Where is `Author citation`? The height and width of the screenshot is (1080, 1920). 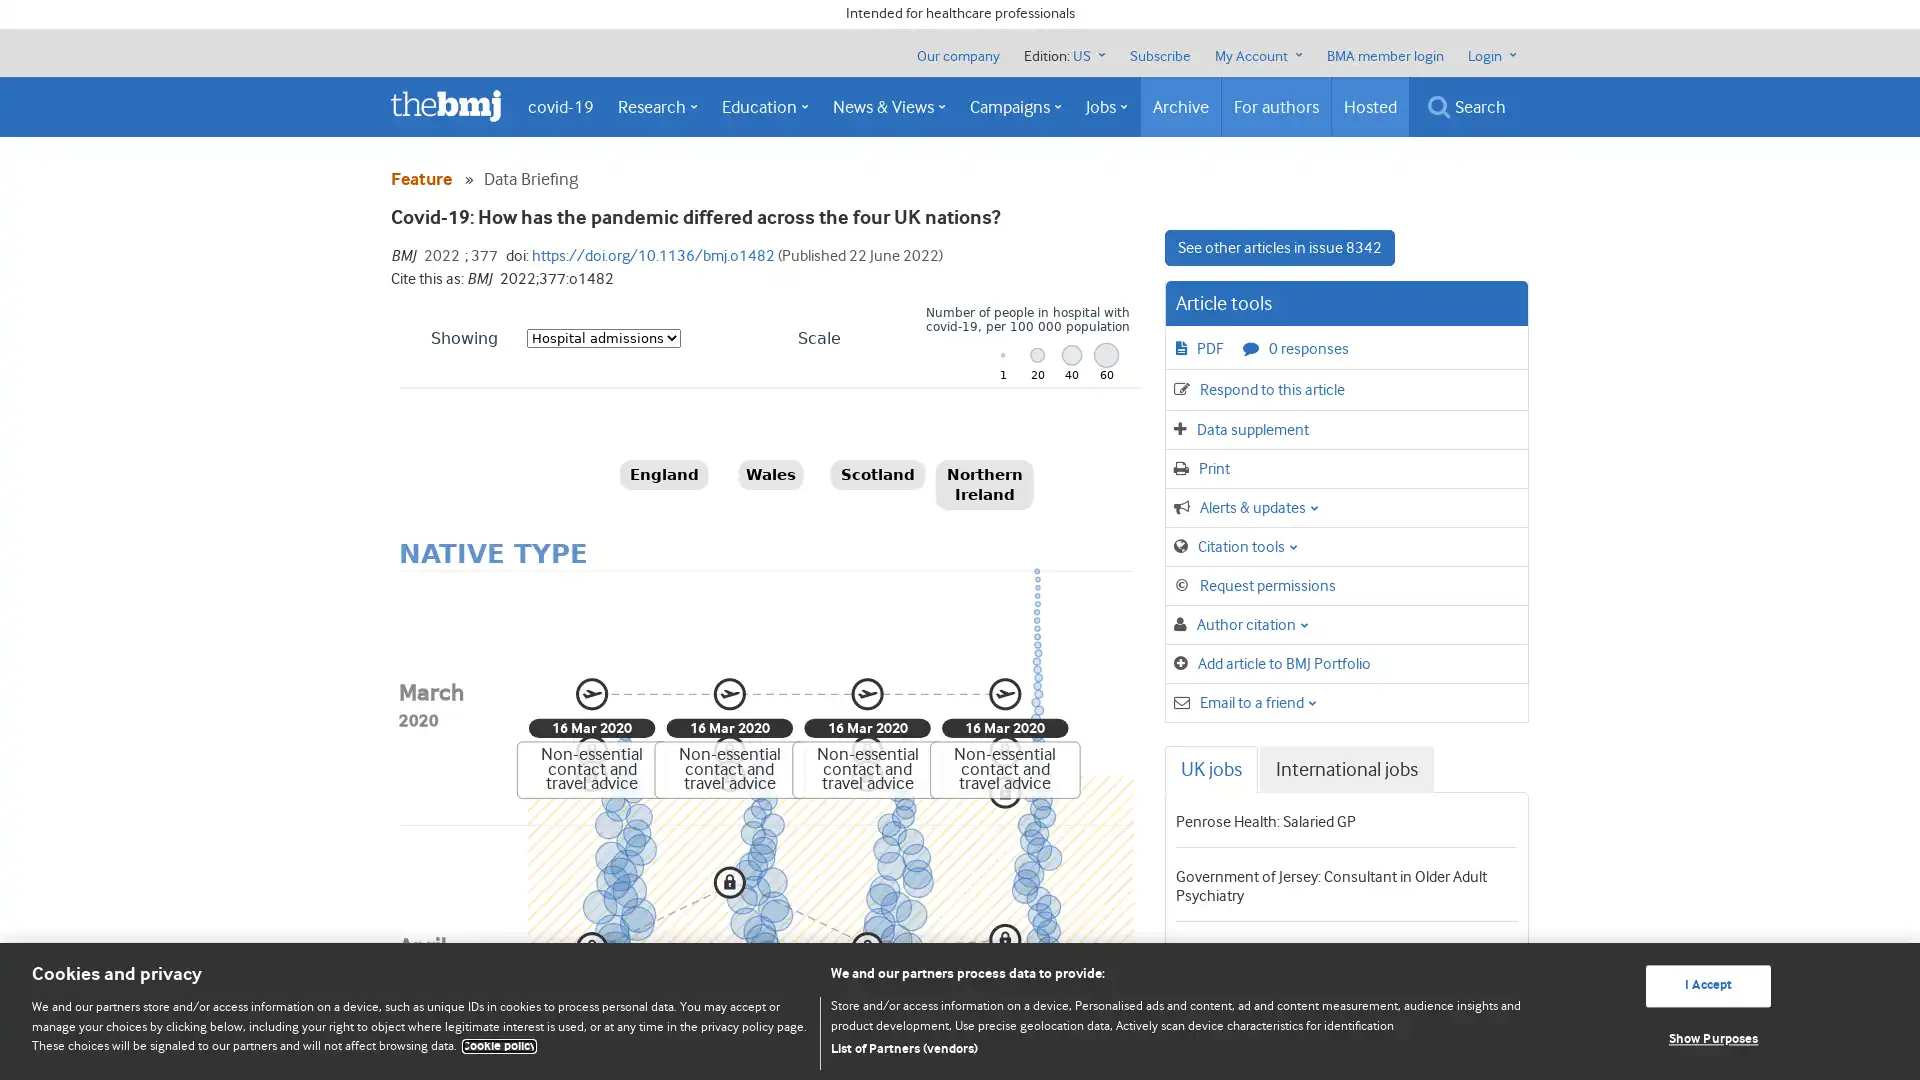
Author citation is located at coordinates (1250, 623).